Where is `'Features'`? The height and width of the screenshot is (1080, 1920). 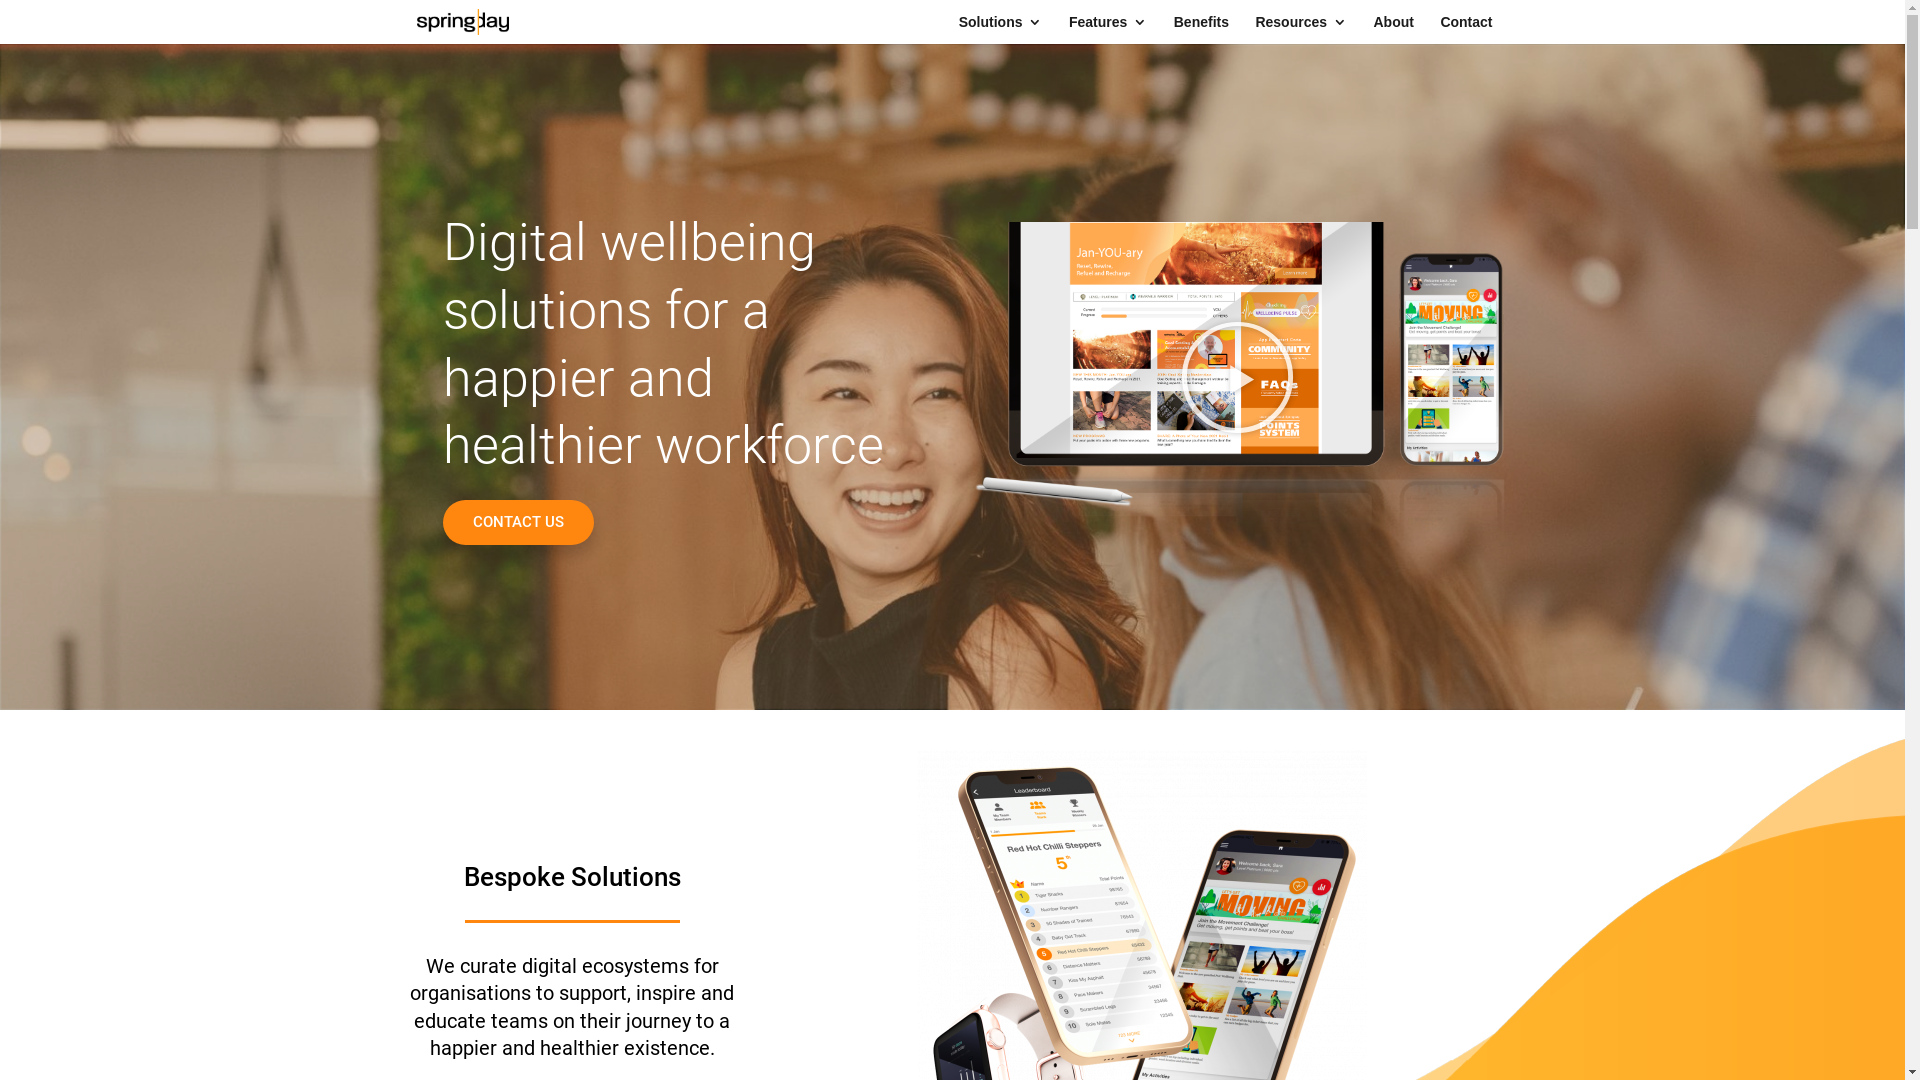 'Features' is located at coordinates (1107, 29).